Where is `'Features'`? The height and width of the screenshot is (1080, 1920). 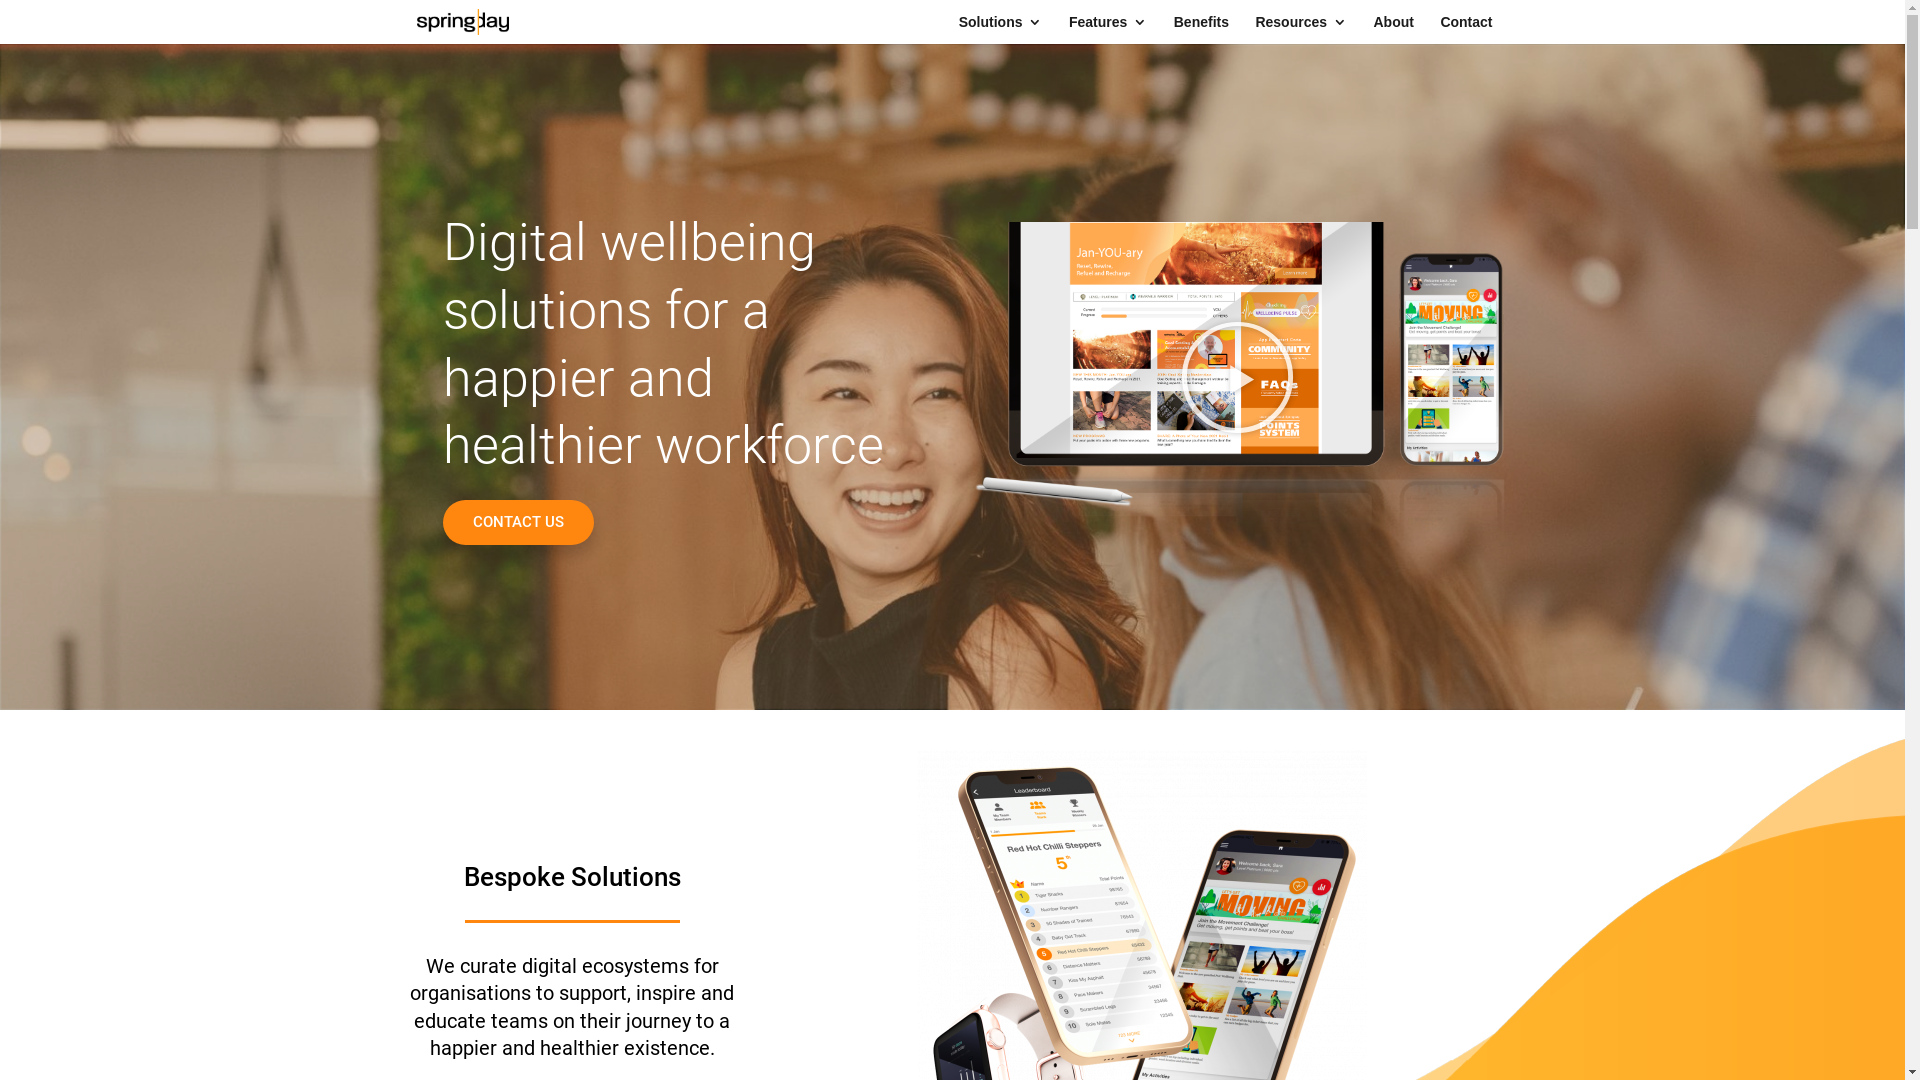 'Features' is located at coordinates (1107, 29).